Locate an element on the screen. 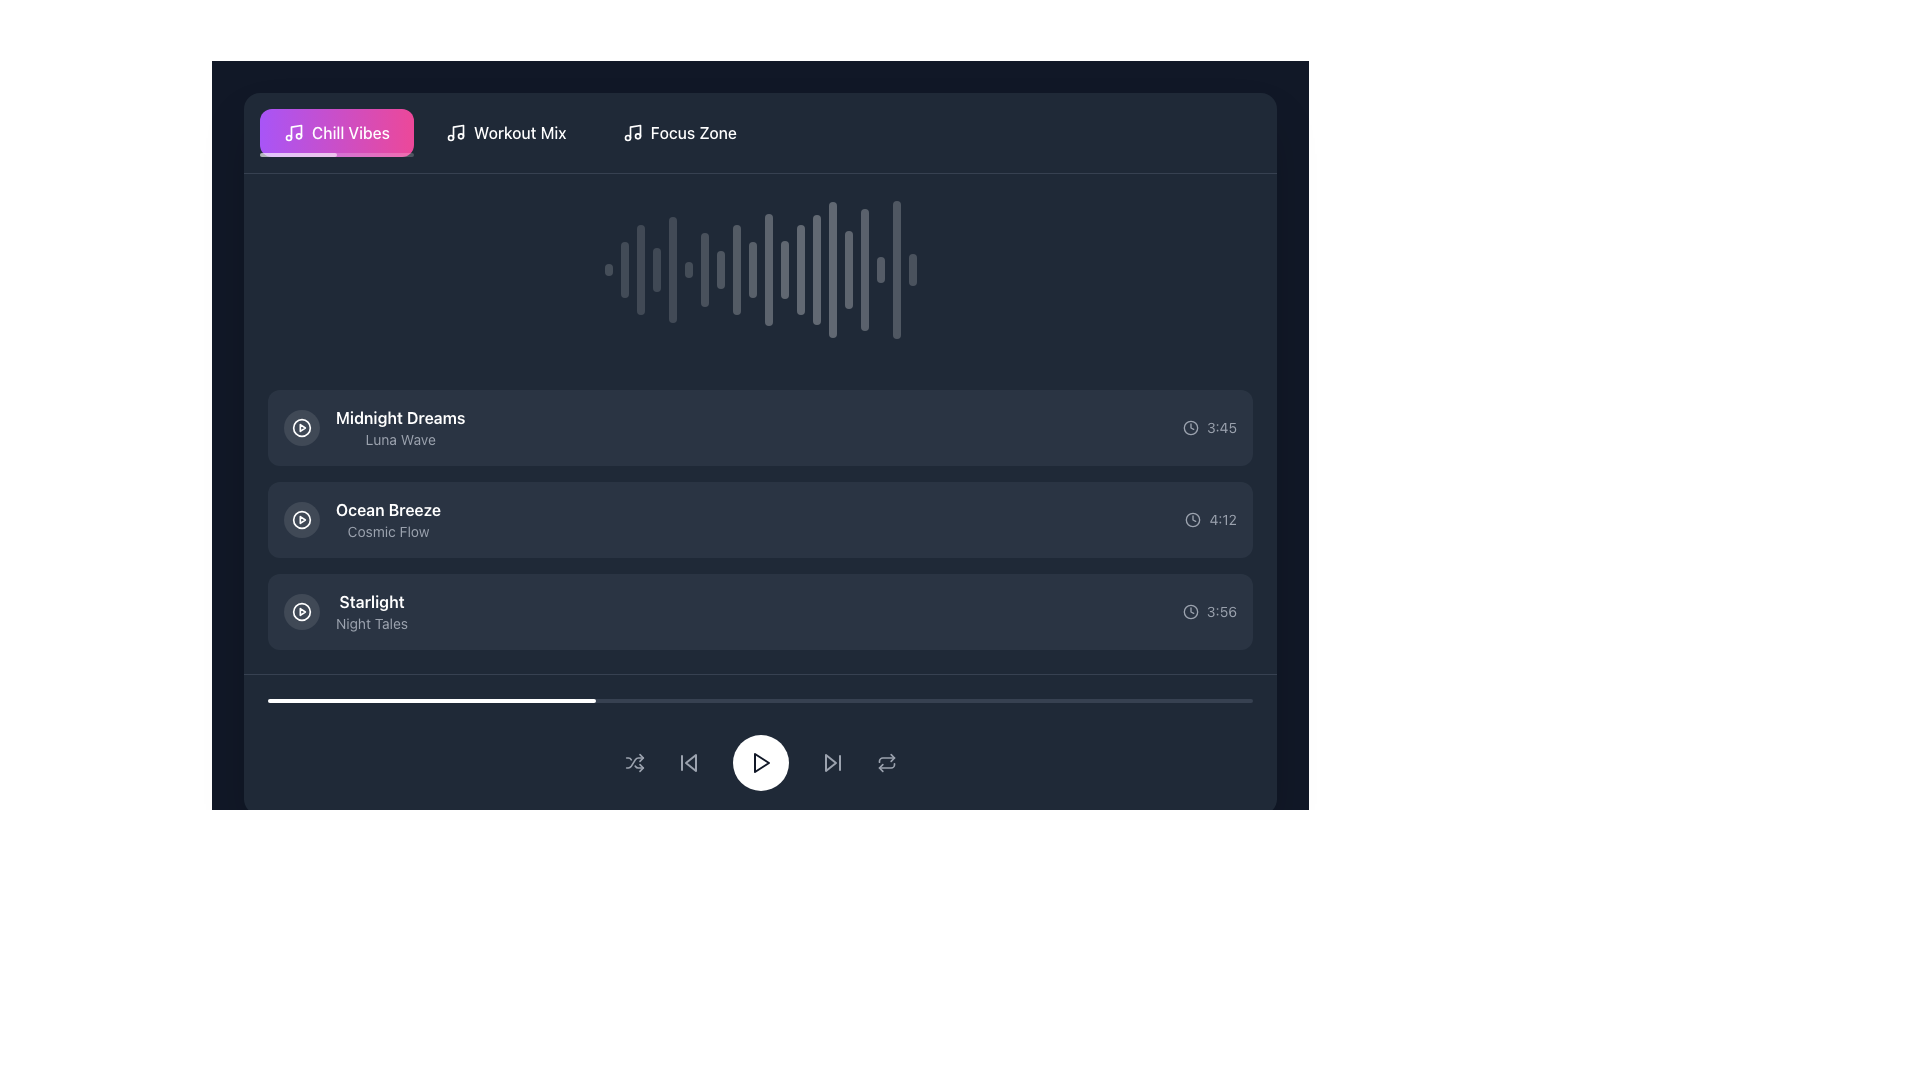 This screenshot has width=1920, height=1080. the rightmost icon button in the bottom control section of the interface that toggles the repeat mode for media playback is located at coordinates (885, 763).